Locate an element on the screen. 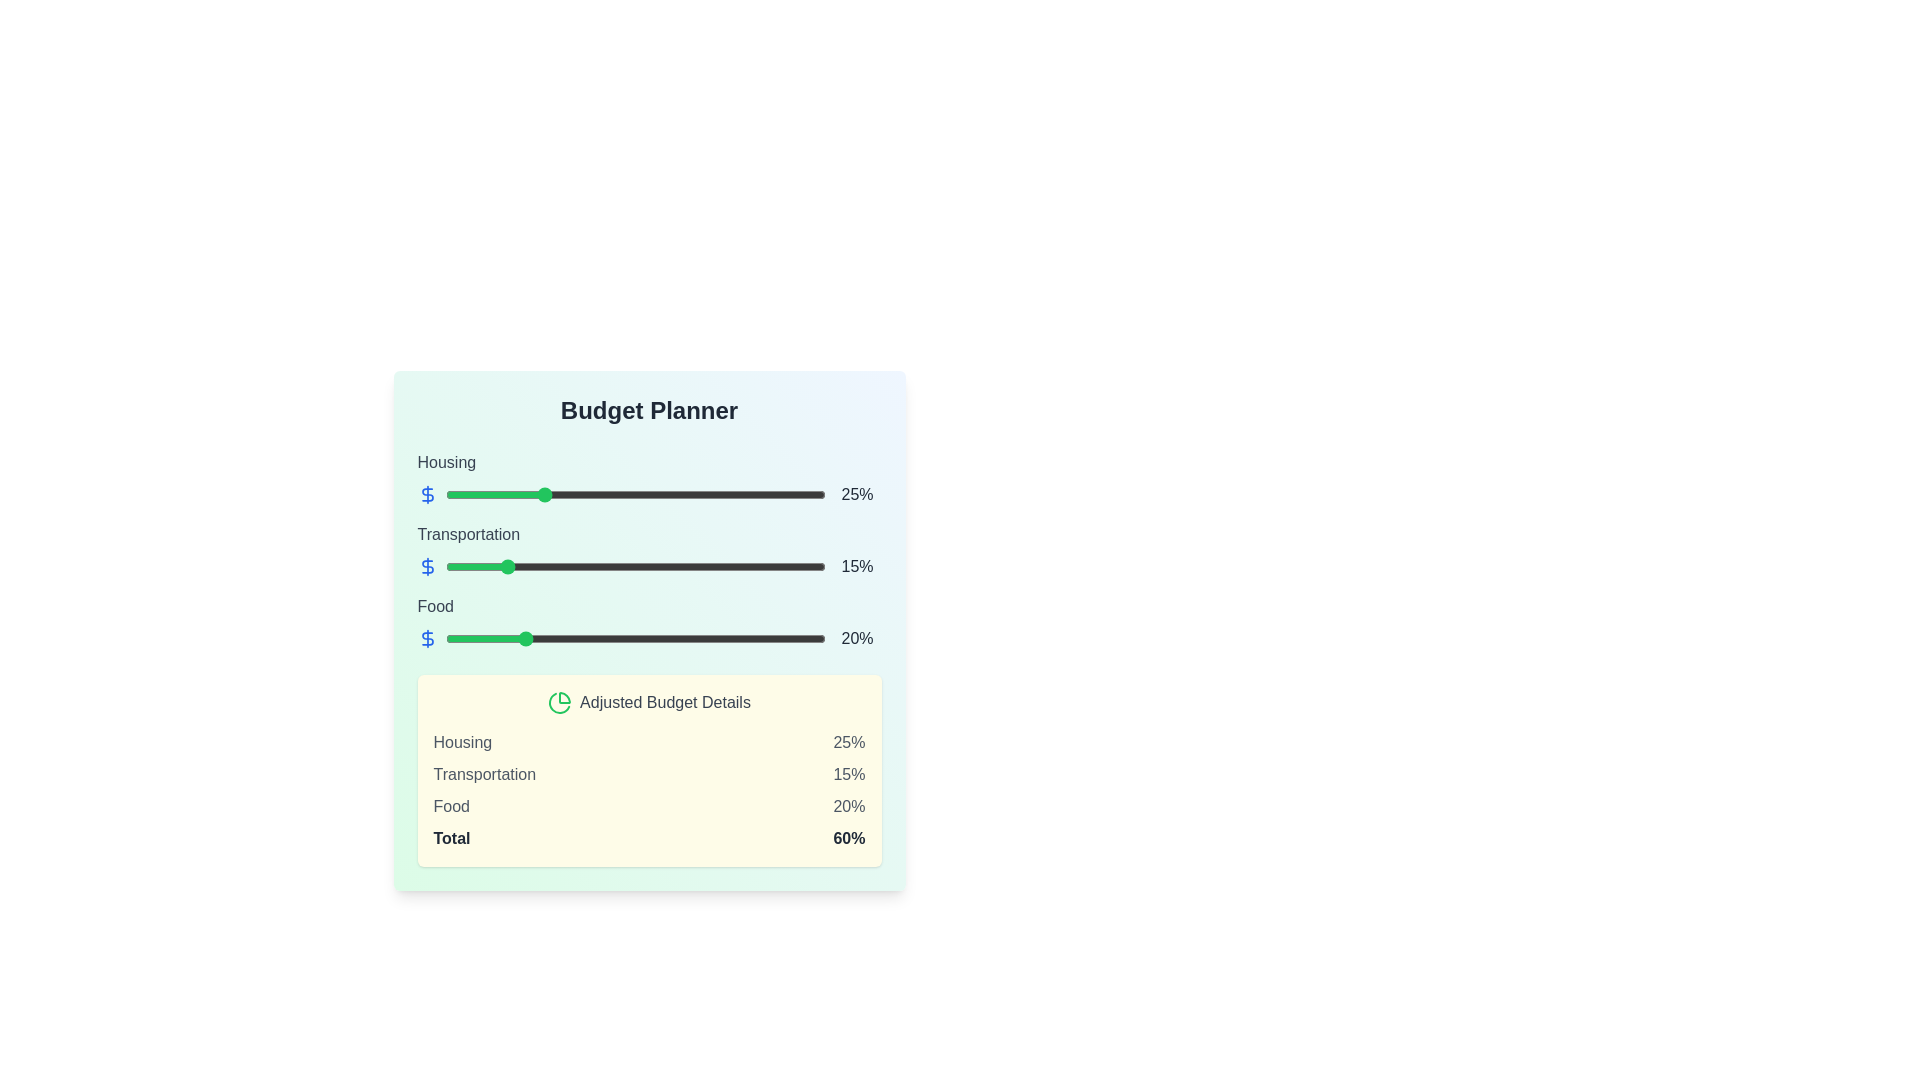  the 'Transportation' slider is located at coordinates (775, 567).